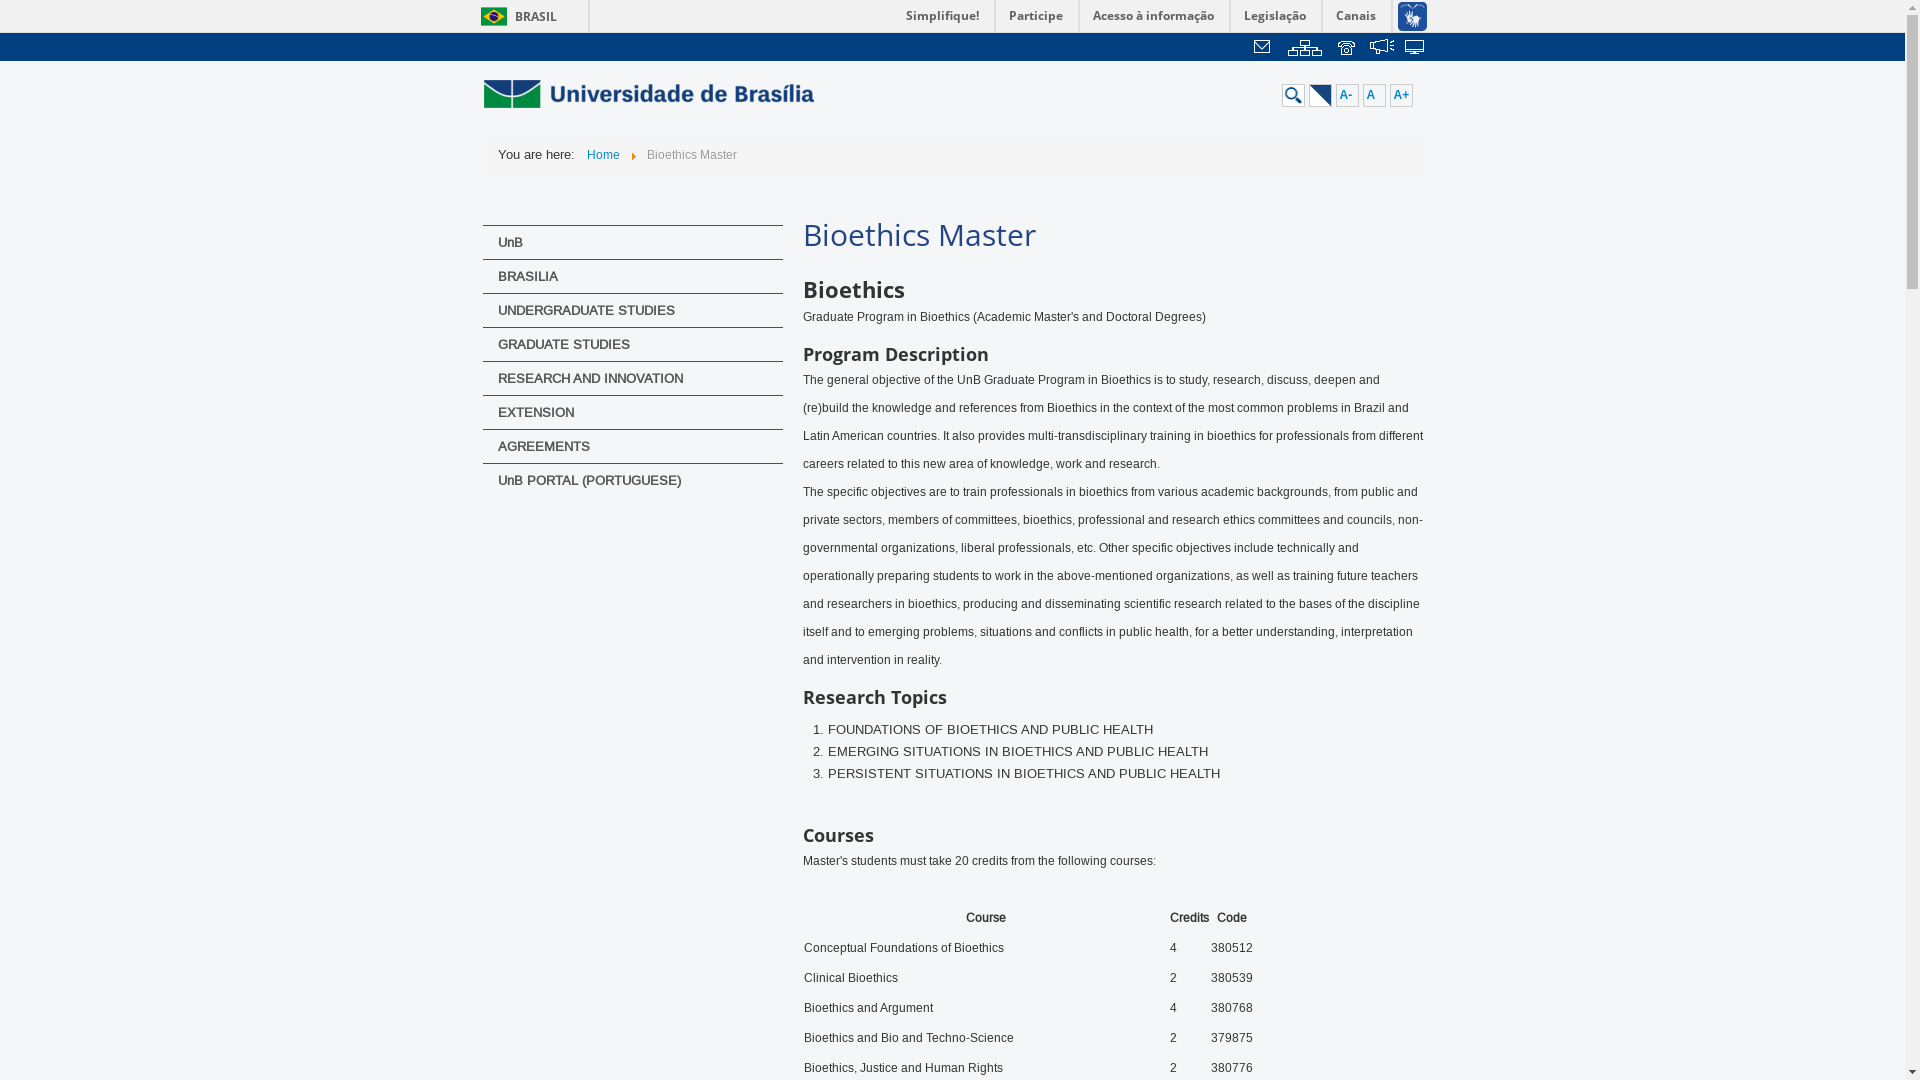 The image size is (1920, 1080). What do you see at coordinates (1348, 48) in the screenshot?
I see `'Telefones da UnB'` at bounding box center [1348, 48].